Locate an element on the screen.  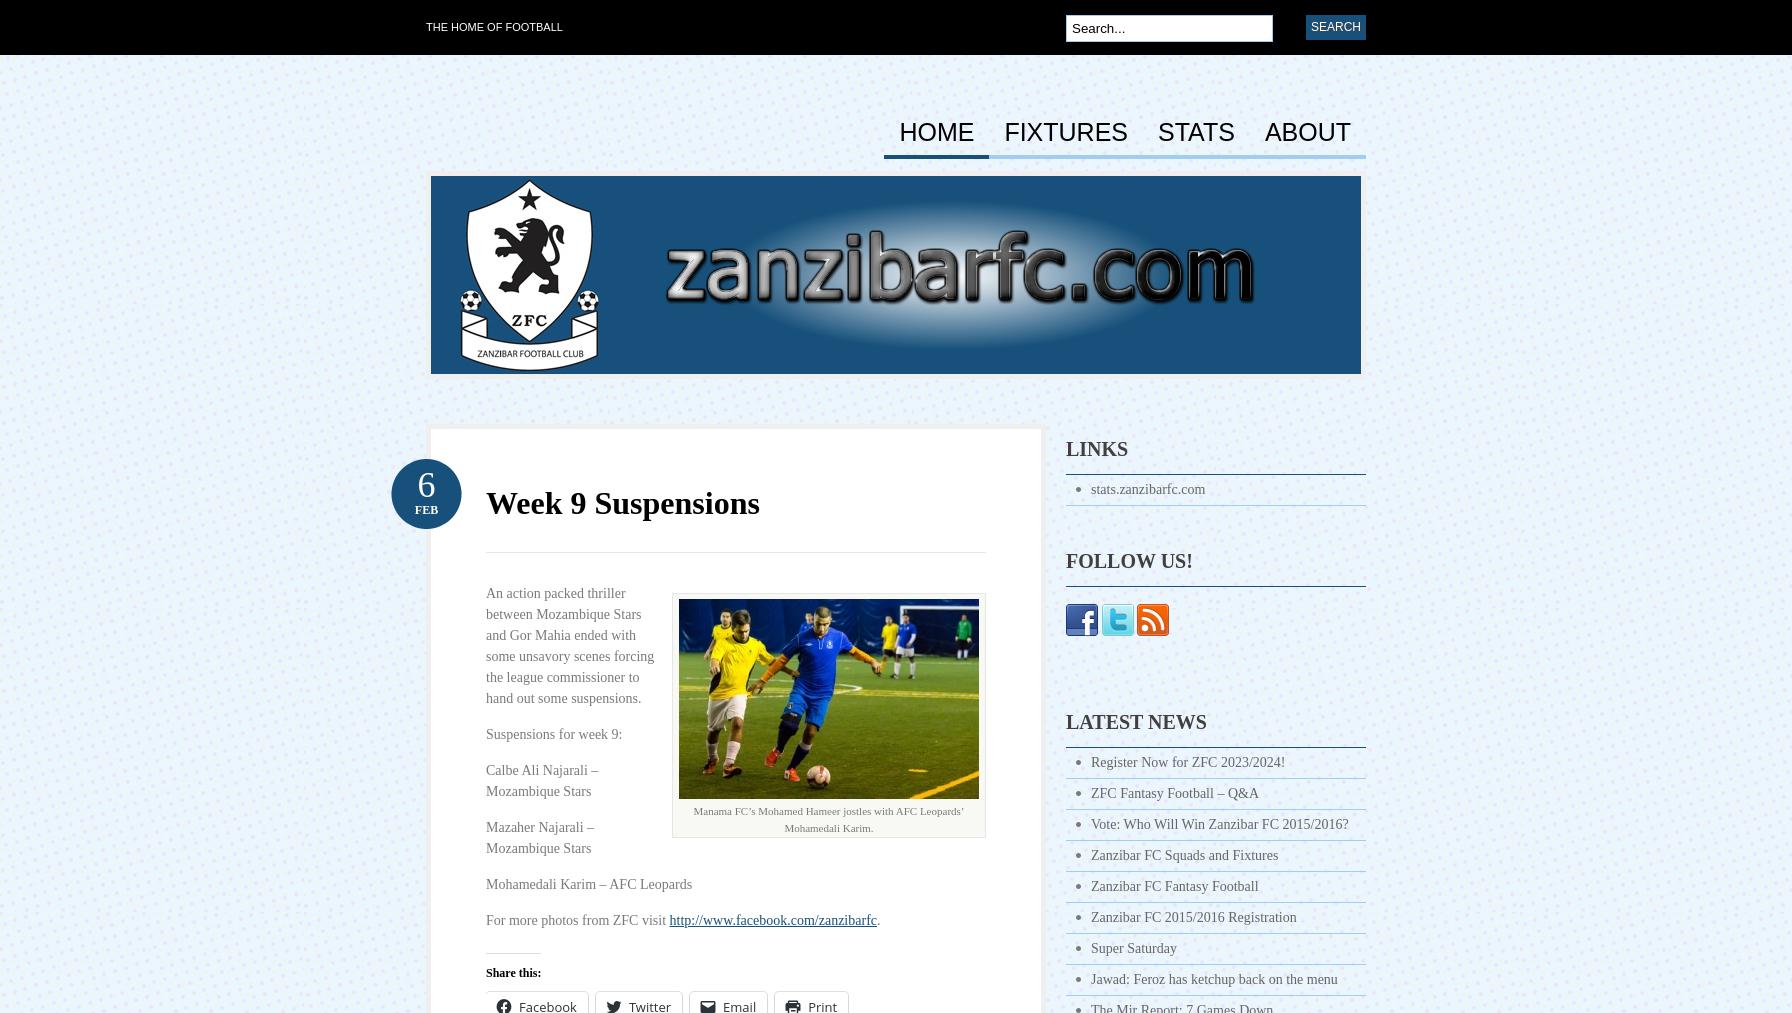
'The home of football' is located at coordinates (425, 26).